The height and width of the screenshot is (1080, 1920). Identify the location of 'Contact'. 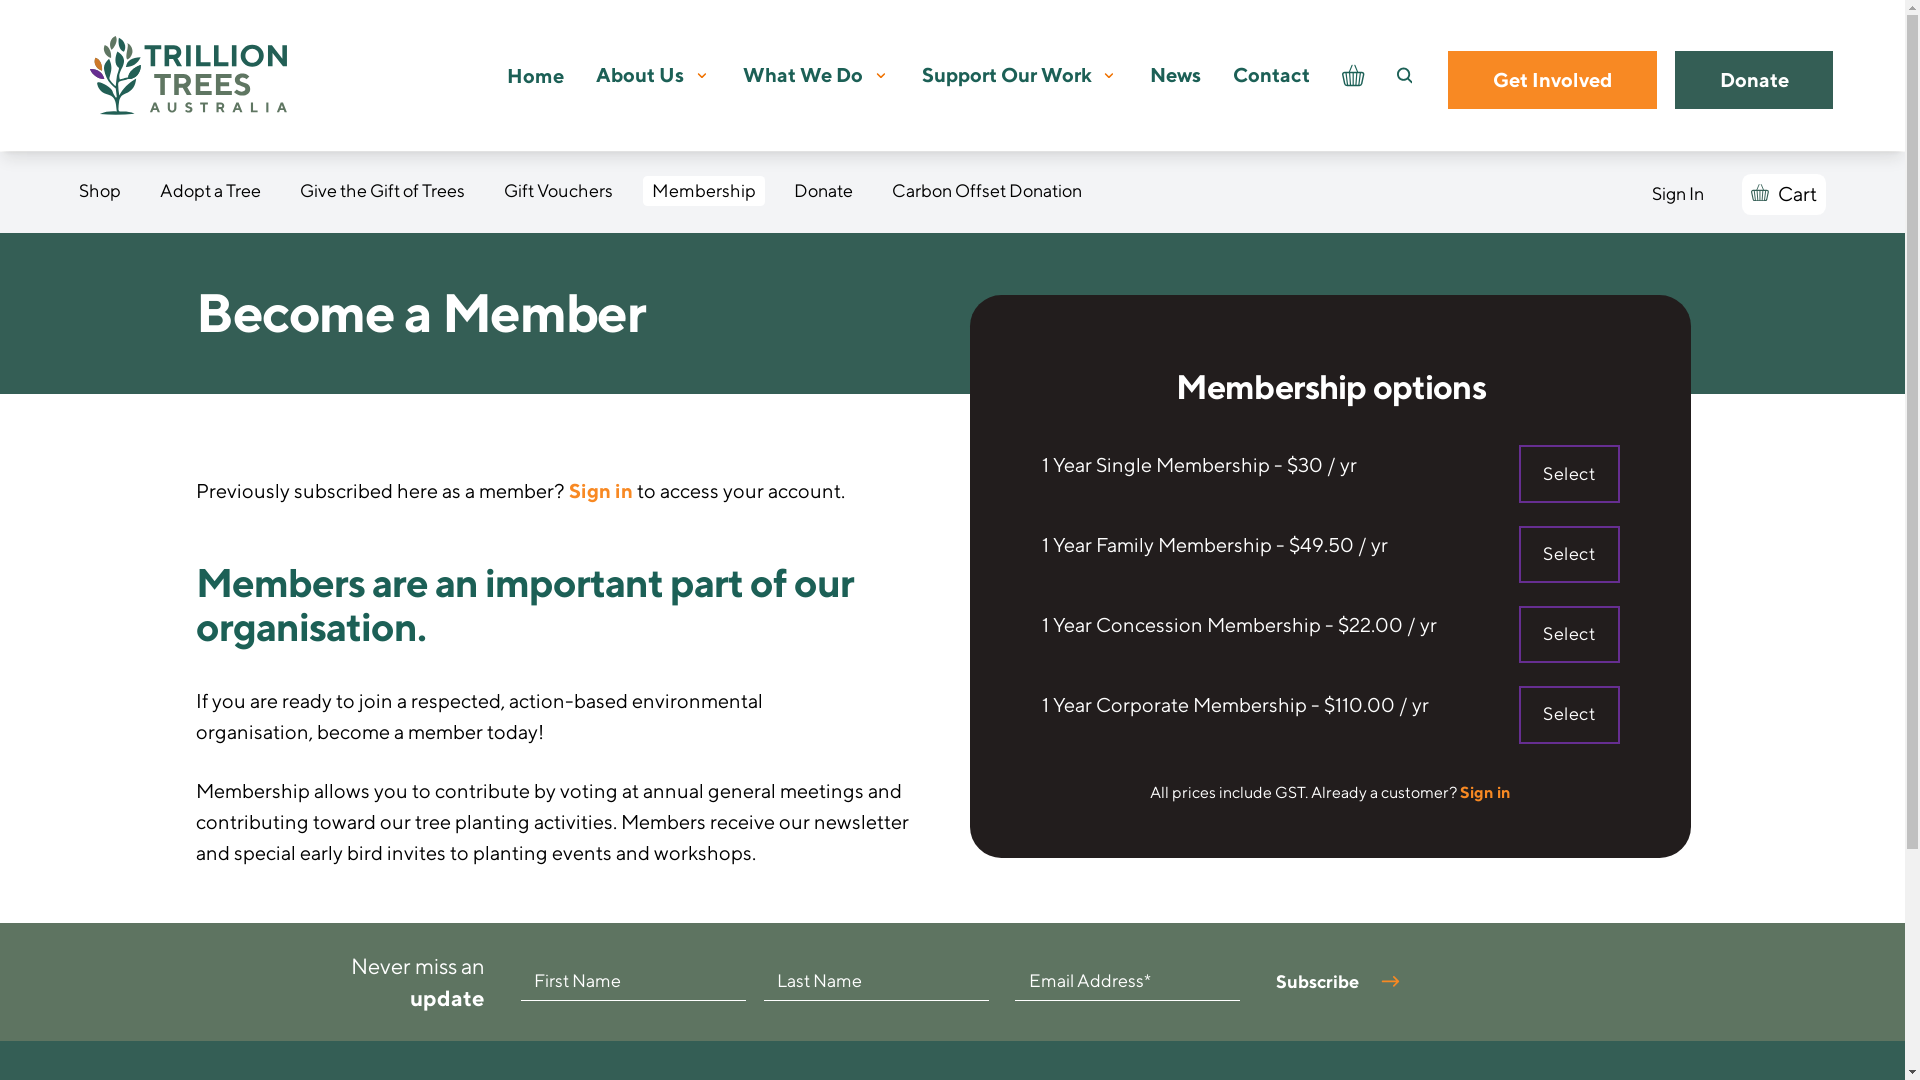
(1270, 74).